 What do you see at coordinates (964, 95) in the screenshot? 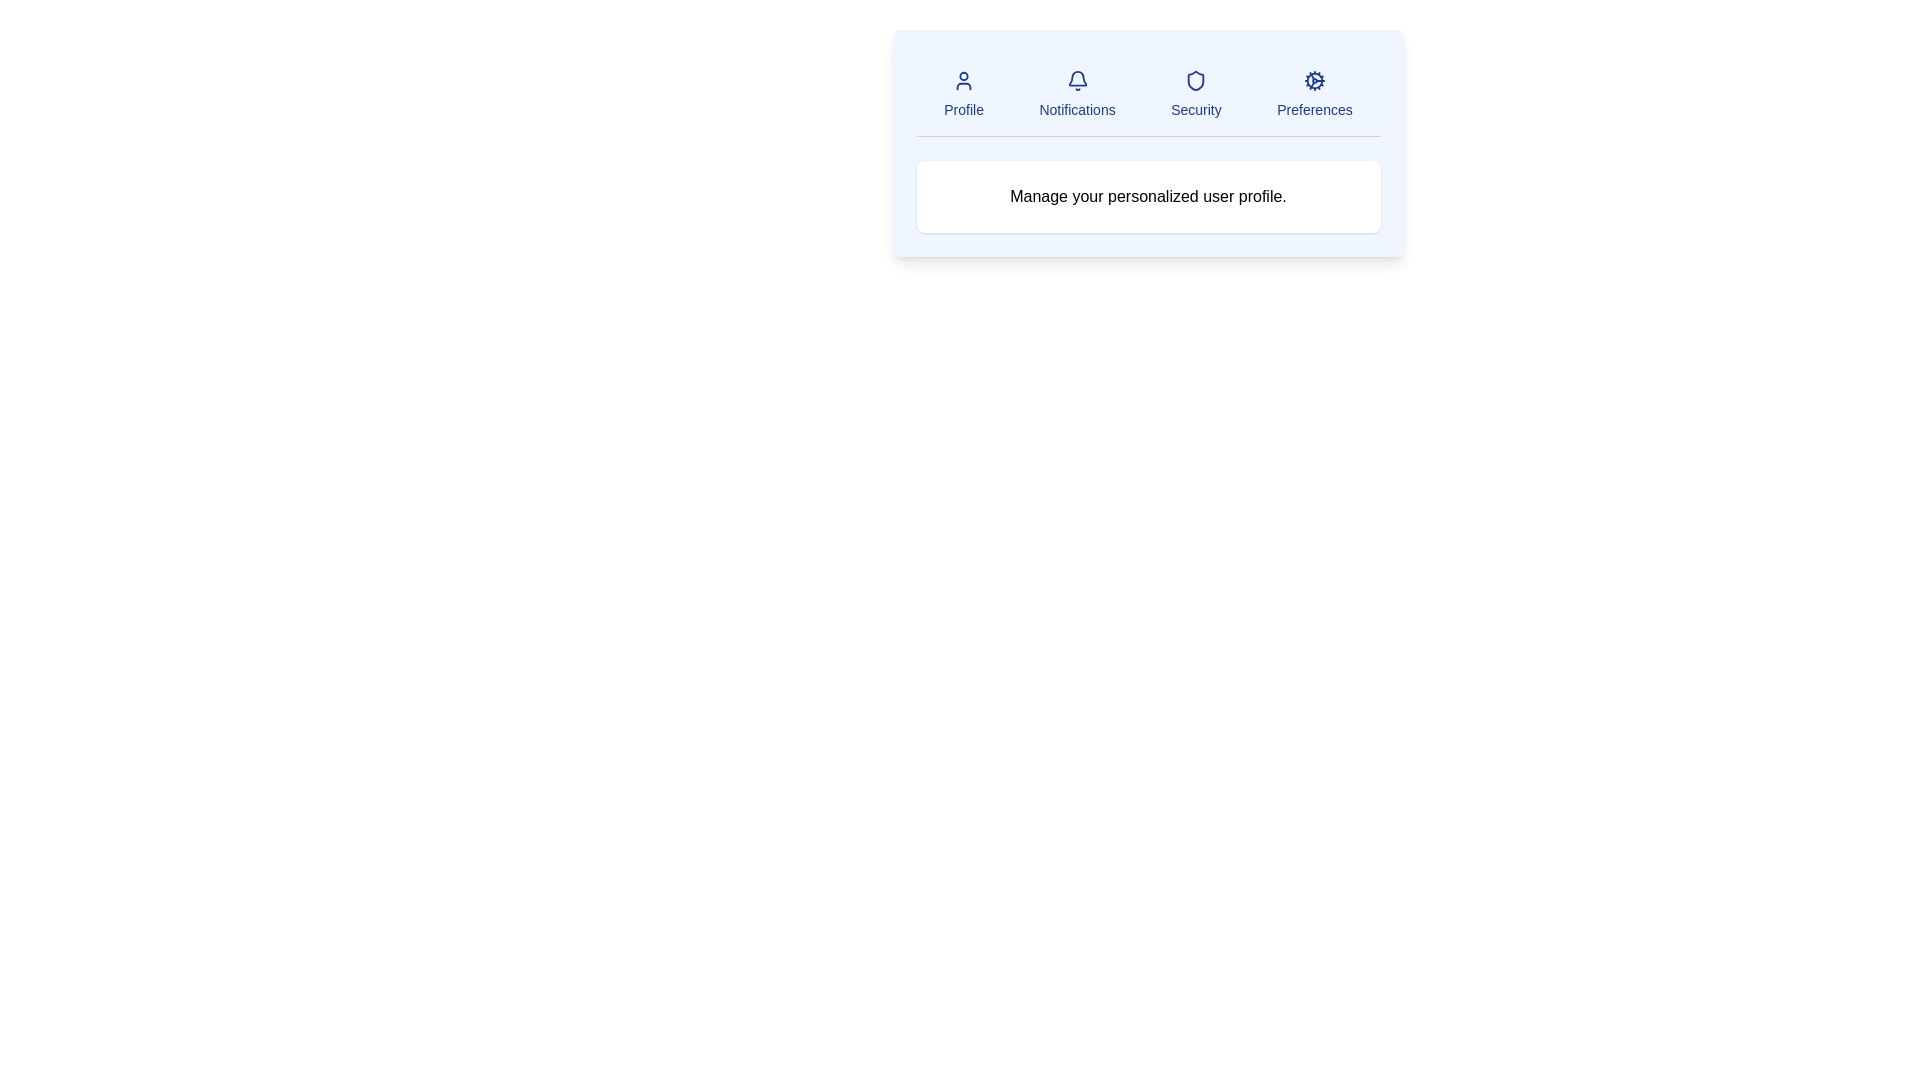
I see `the tab labeled Profile` at bounding box center [964, 95].